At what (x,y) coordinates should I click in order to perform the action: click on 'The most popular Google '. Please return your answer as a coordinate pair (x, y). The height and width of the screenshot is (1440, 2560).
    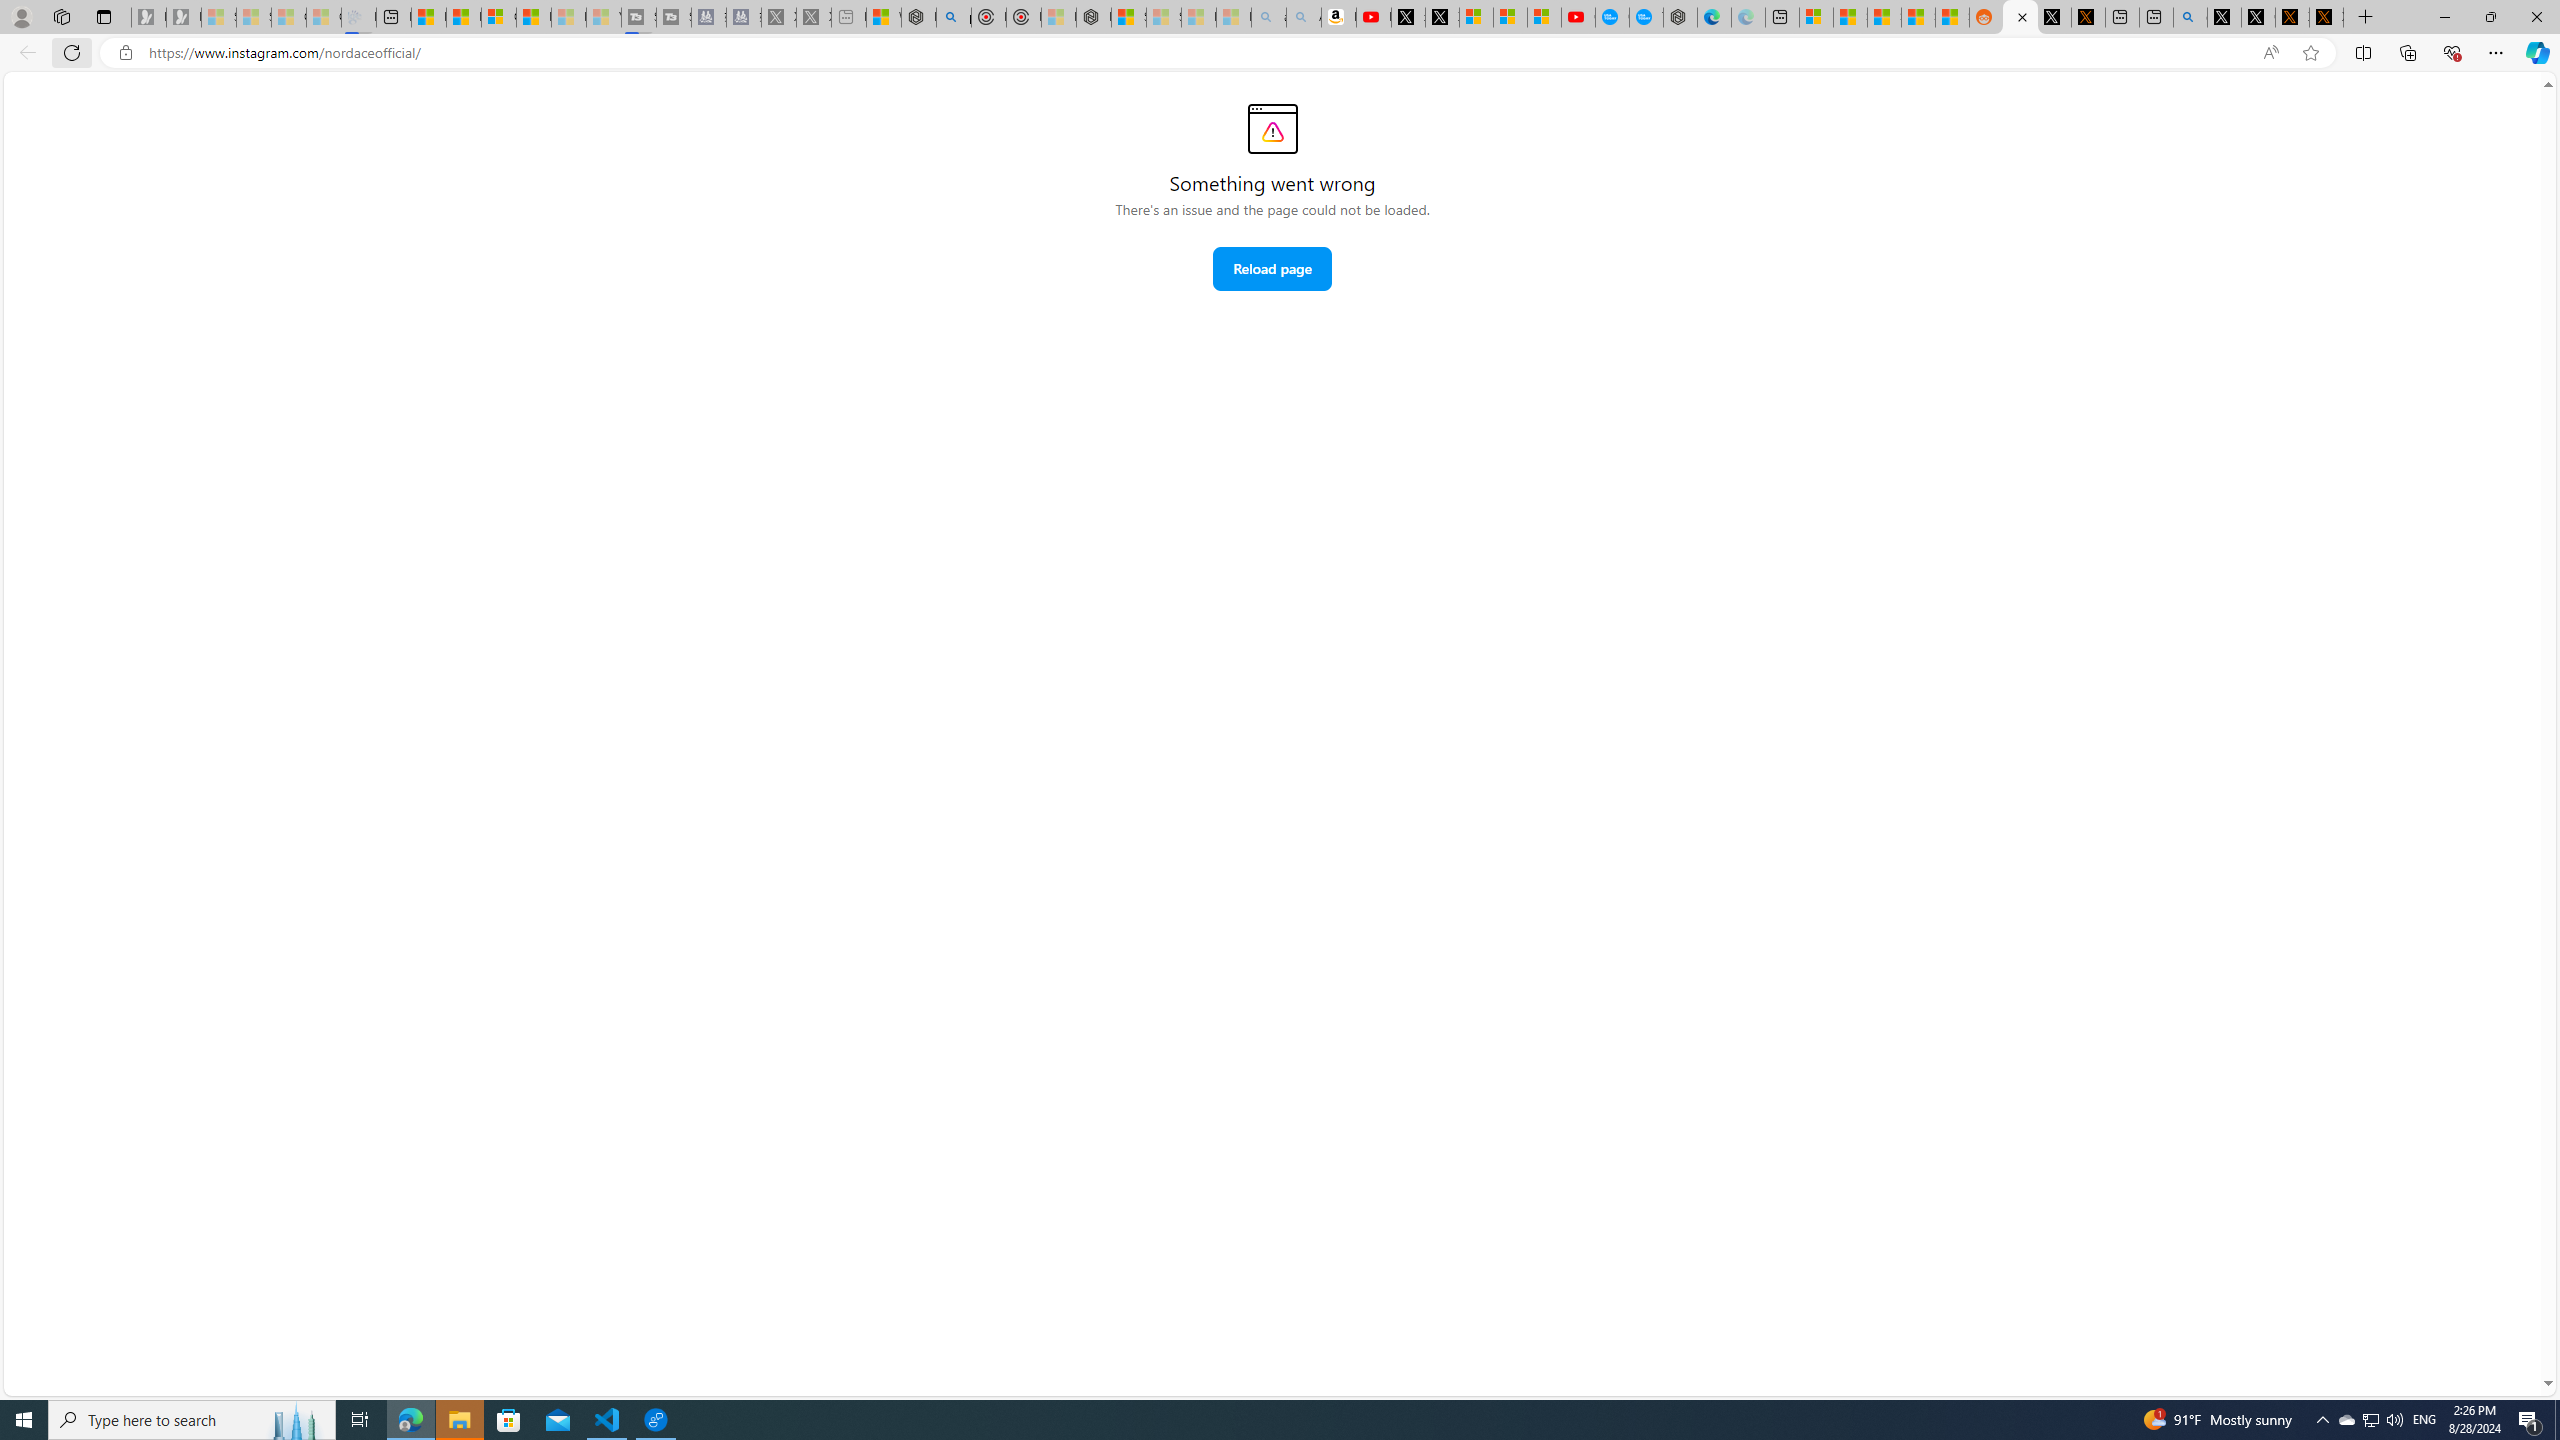
    Looking at the image, I should click on (1646, 16).